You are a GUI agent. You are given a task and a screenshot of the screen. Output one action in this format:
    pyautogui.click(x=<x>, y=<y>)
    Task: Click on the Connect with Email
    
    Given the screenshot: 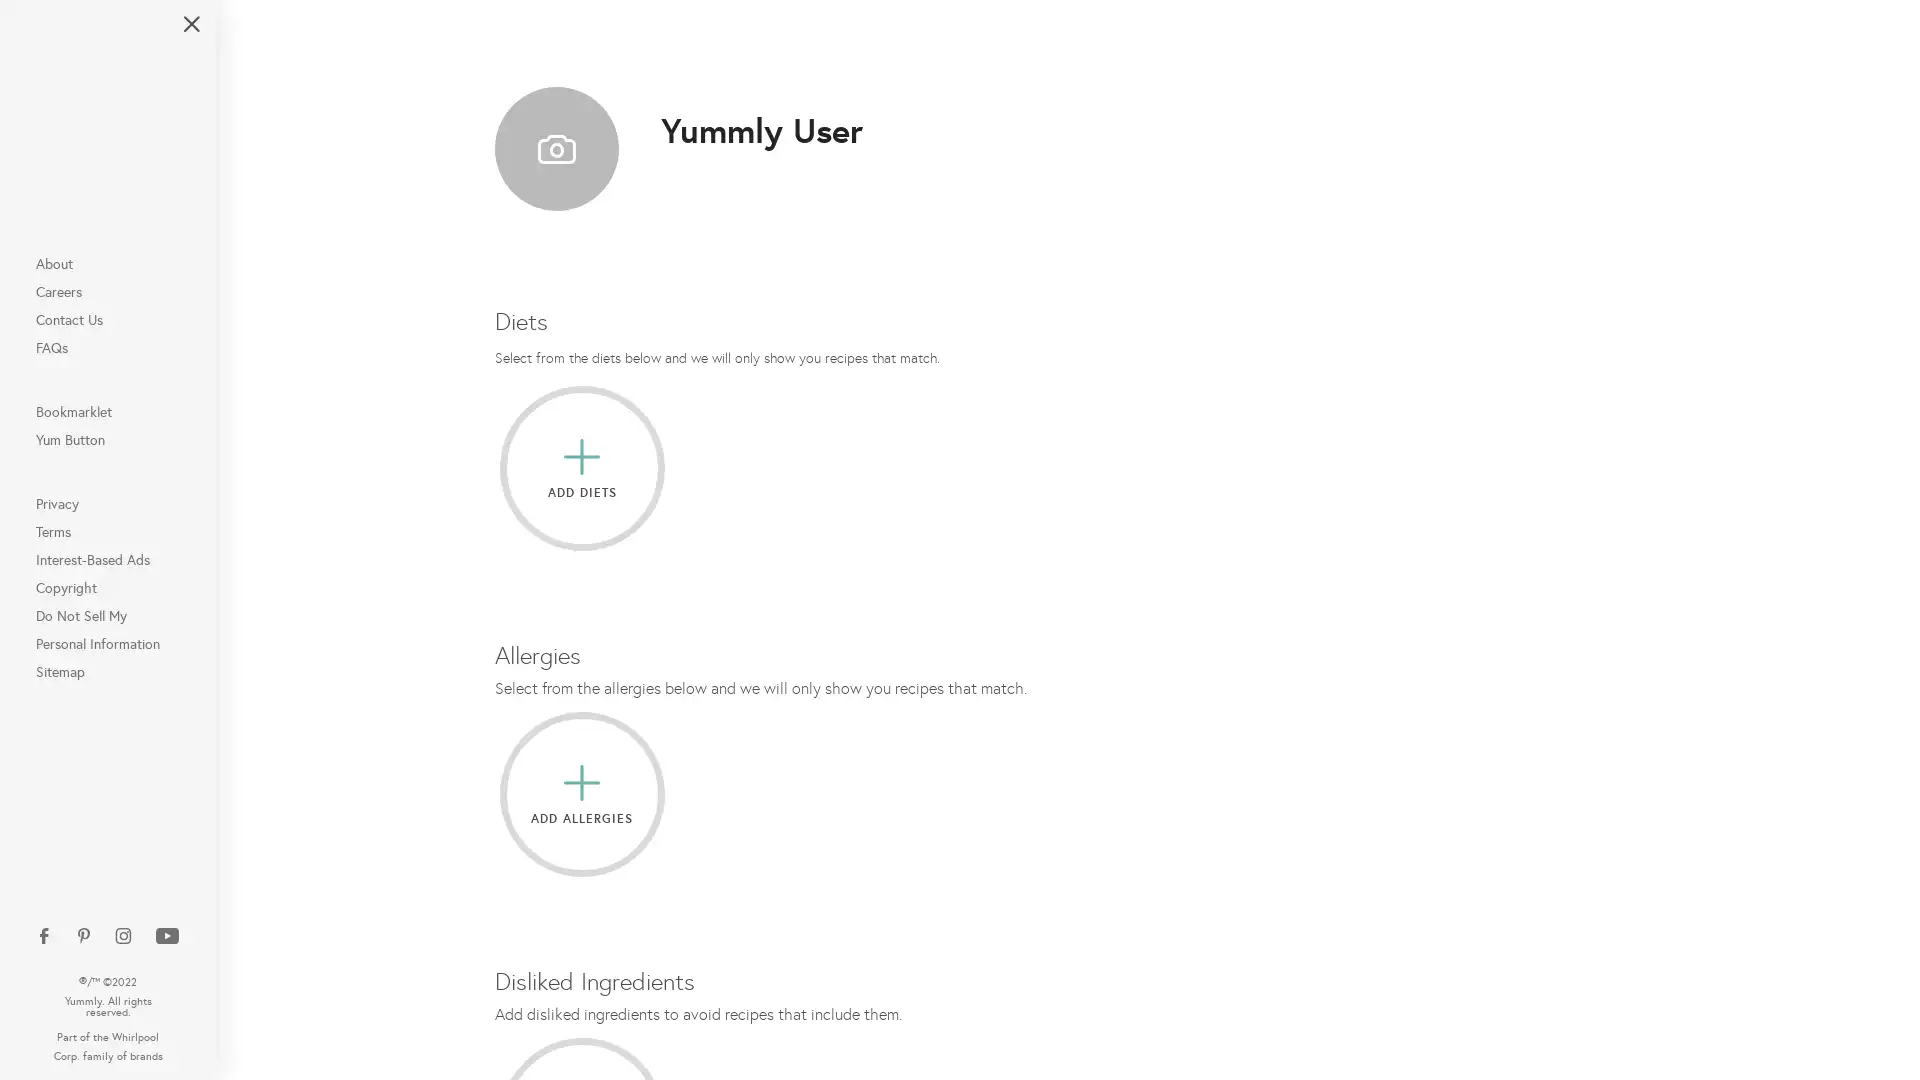 What is the action you would take?
    pyautogui.click(x=1066, y=671)
    